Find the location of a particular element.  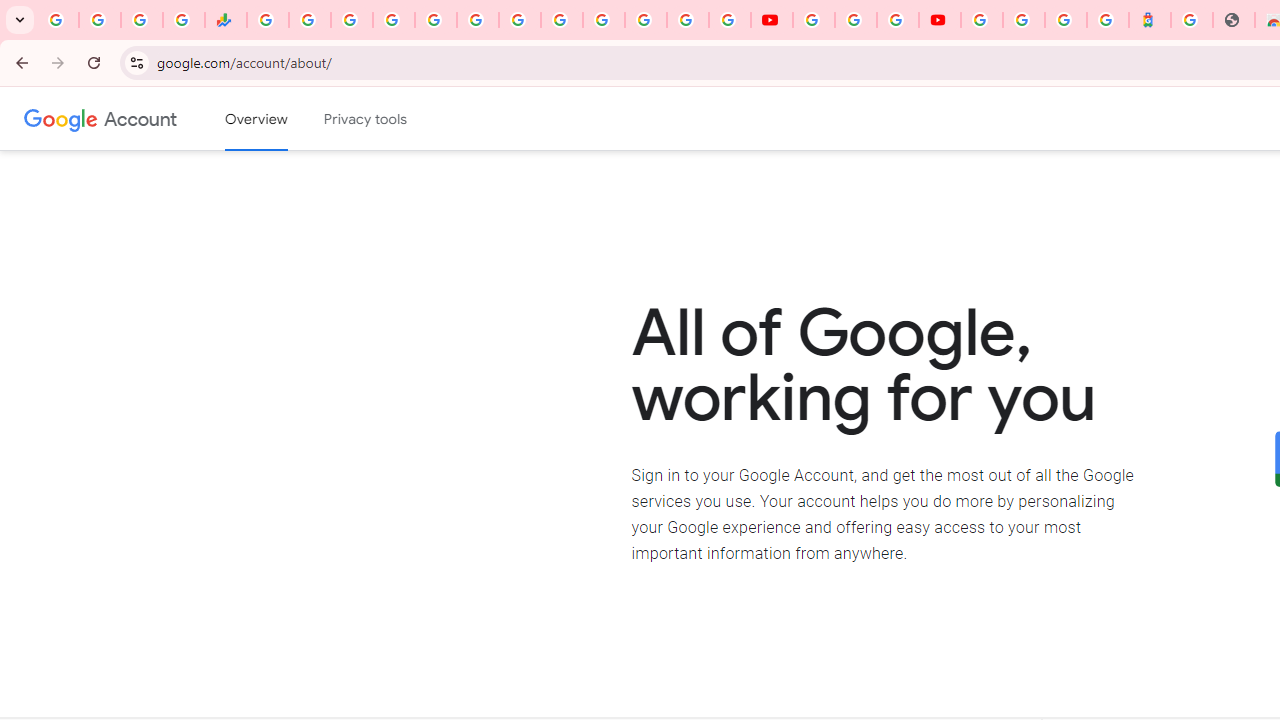

'Google Account overview' is located at coordinates (255, 119).